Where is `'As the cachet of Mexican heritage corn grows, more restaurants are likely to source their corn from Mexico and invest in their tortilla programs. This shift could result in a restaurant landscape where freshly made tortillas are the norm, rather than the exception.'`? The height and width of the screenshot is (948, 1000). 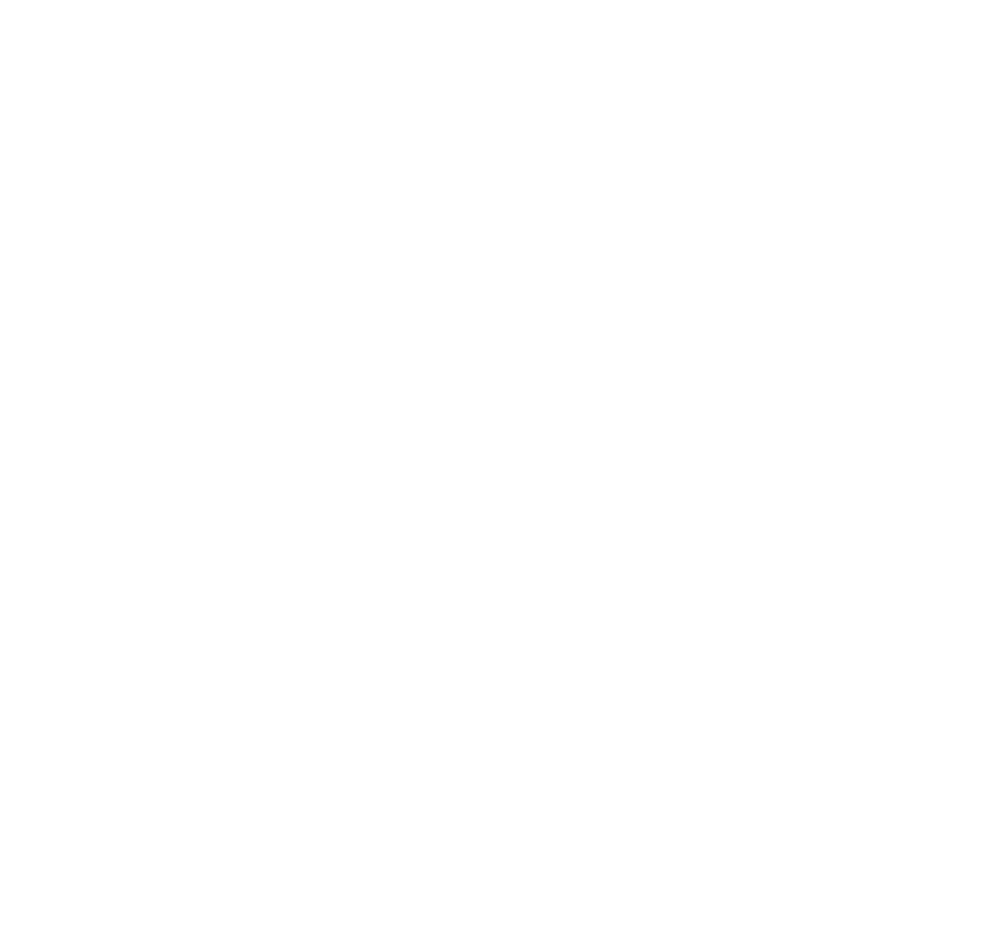
'As the cachet of Mexican heritage corn grows, more restaurants are likely to source their corn from Mexico and invest in their tortilla programs. This shift could result in a restaurant landscape where freshly made tortillas are the norm, rather than the exception.' is located at coordinates (337, 678).